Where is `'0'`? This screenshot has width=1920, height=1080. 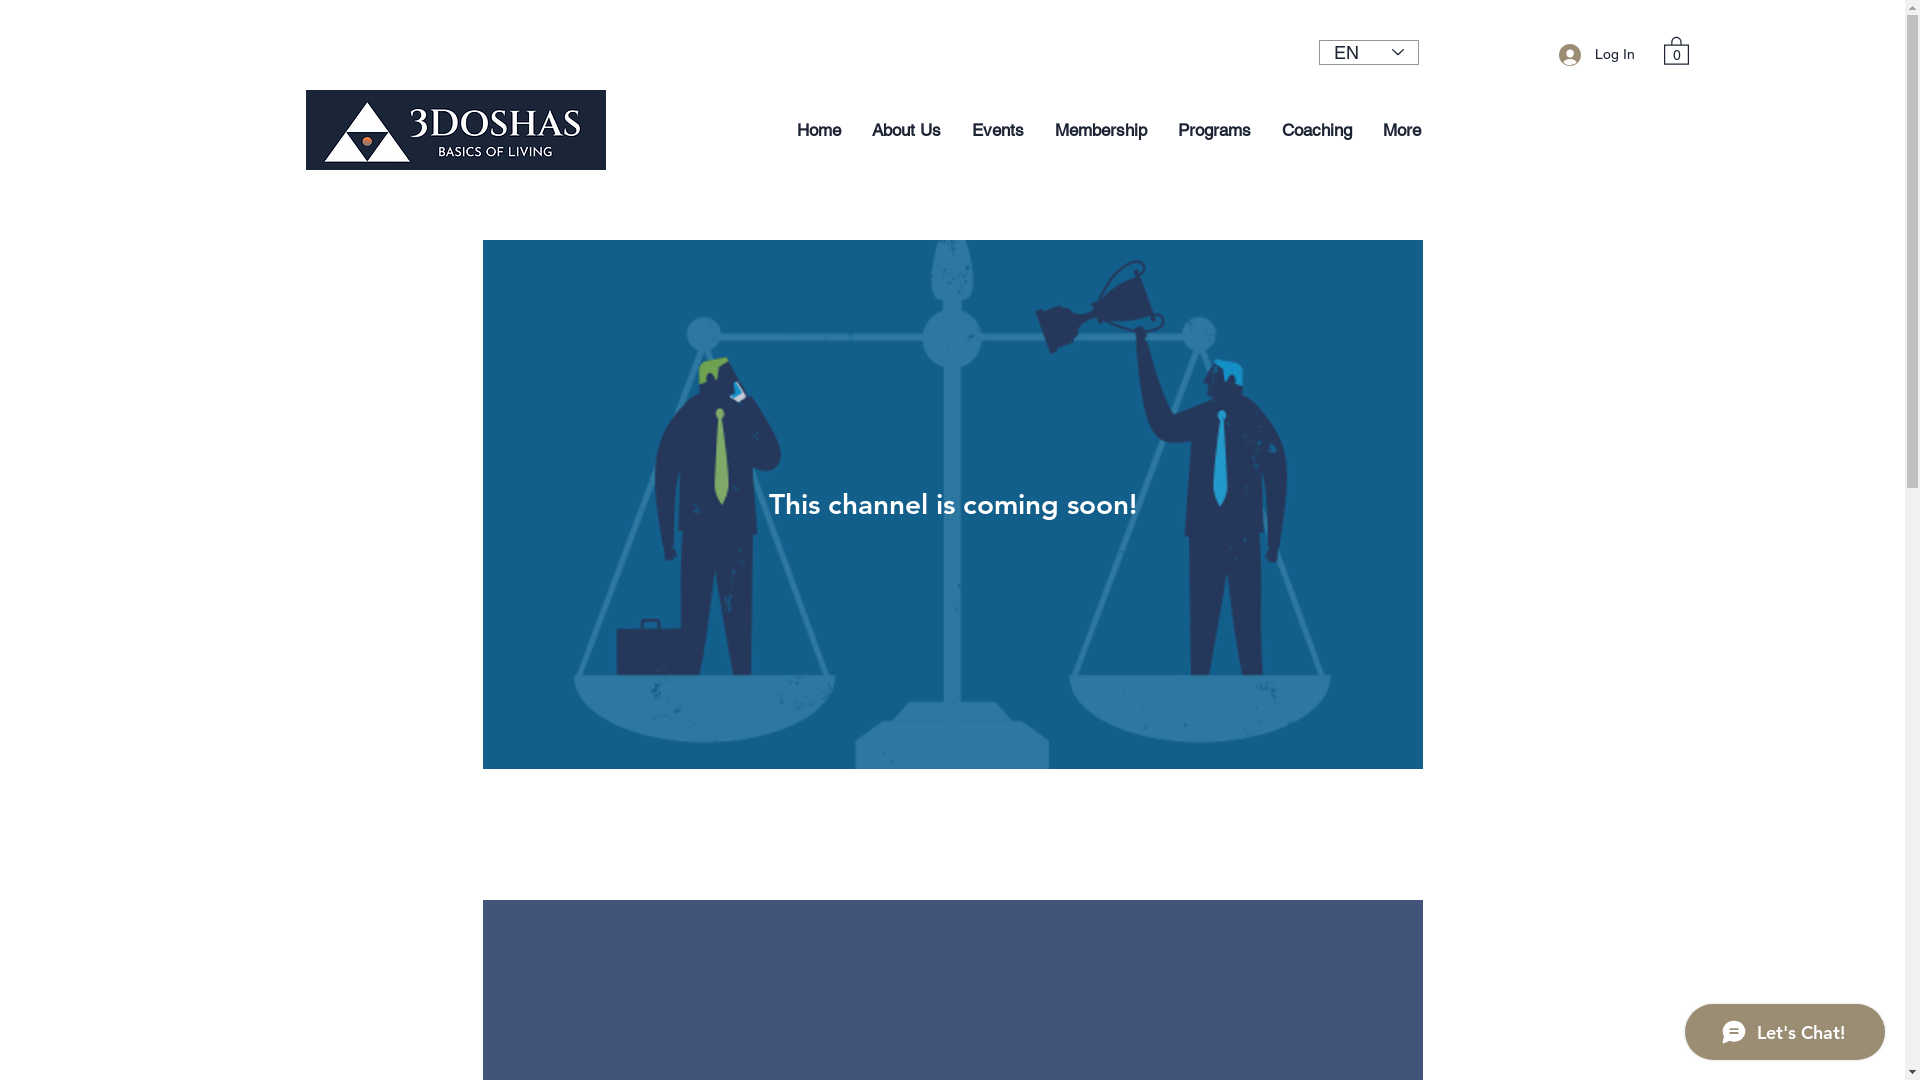 '0' is located at coordinates (1664, 49).